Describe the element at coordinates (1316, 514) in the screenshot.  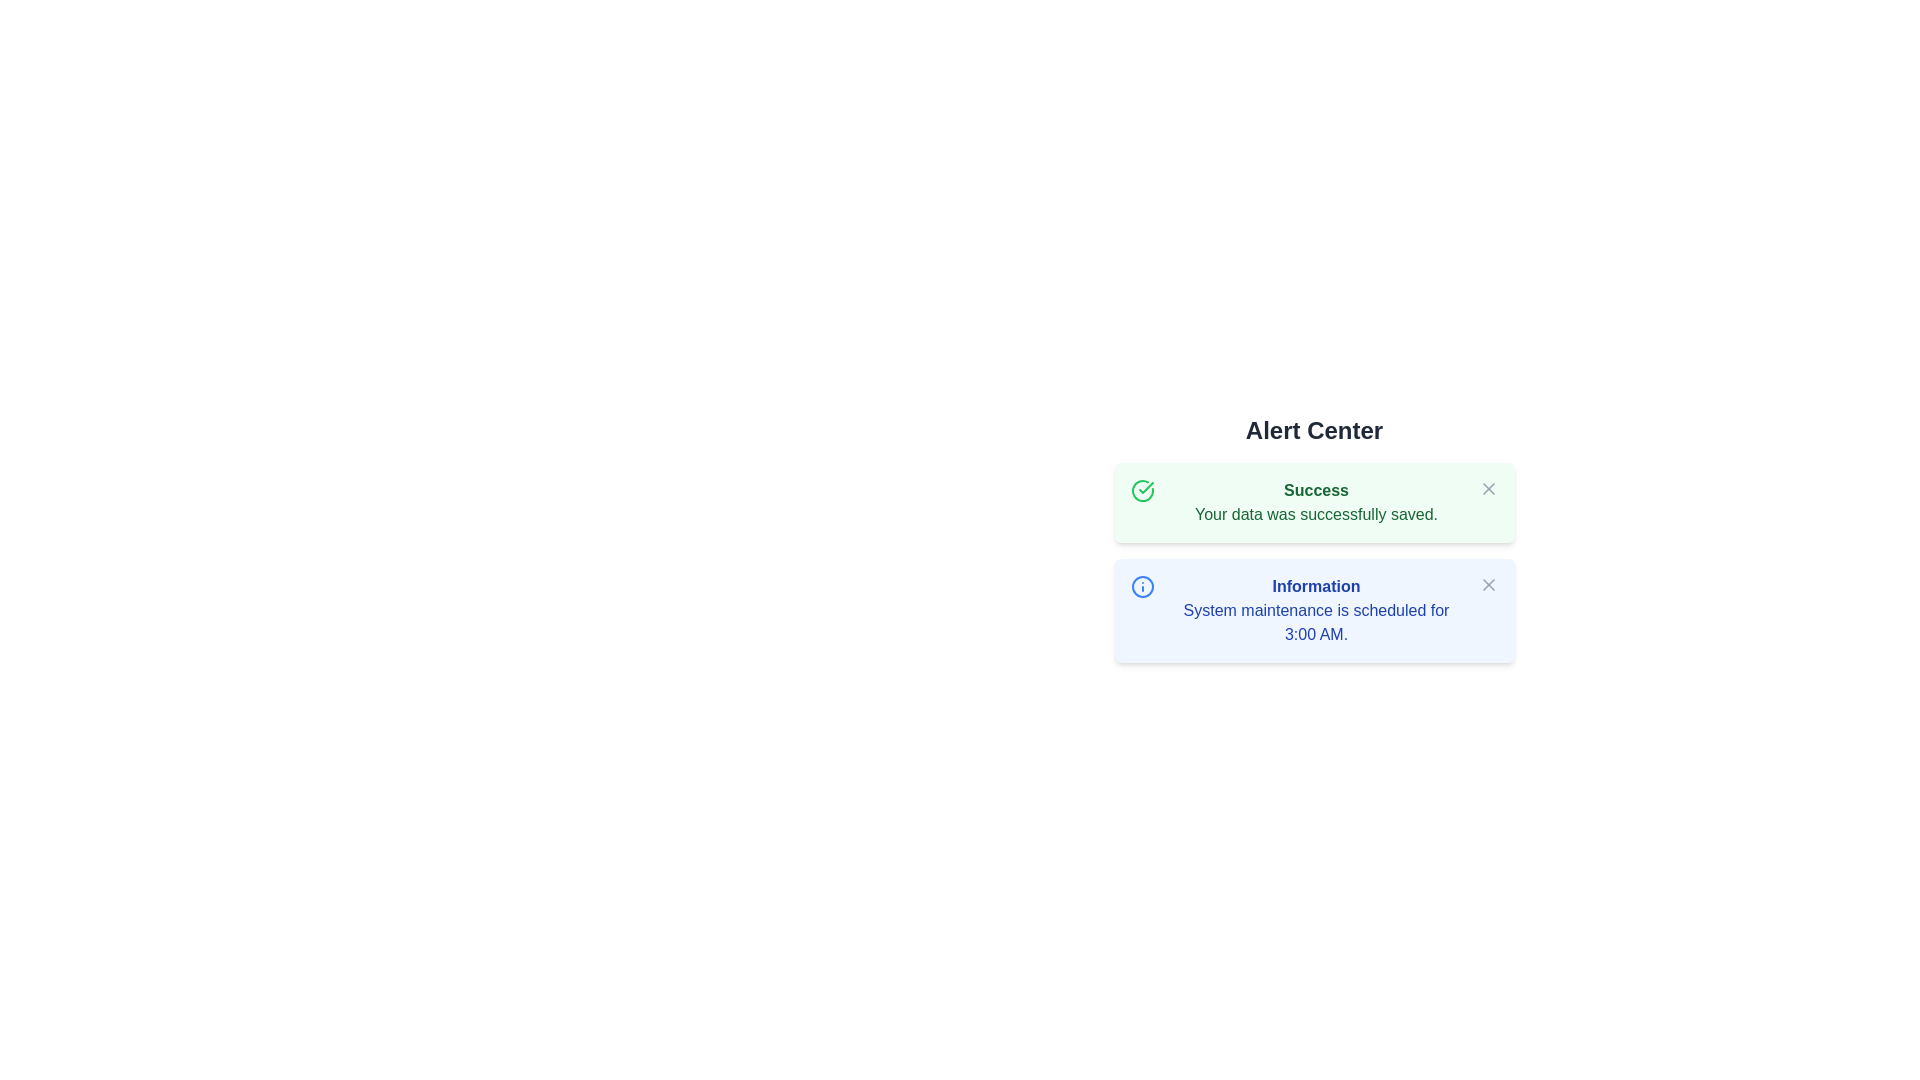
I see `the success notification text displaying 'Your data was successfully saved.' which is located below the 'Success' heading in a light green background` at that location.